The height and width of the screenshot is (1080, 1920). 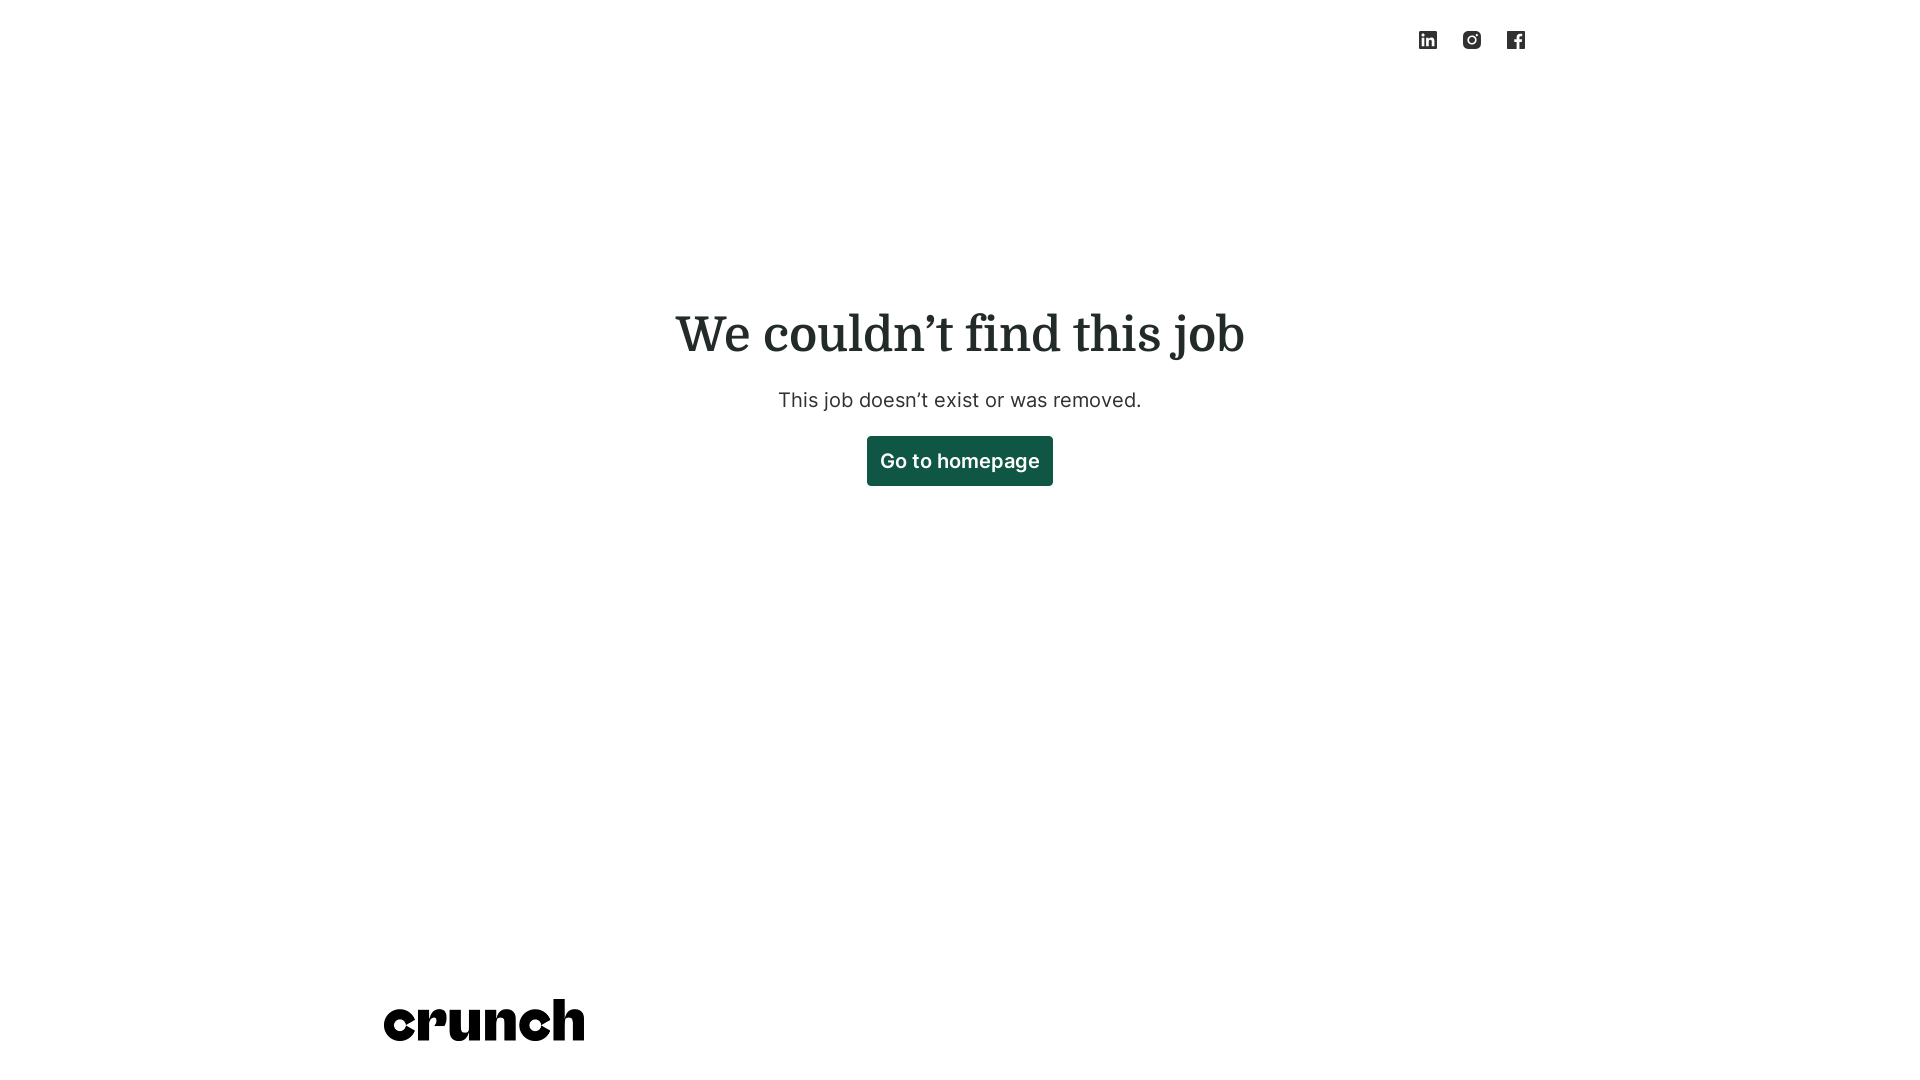 I want to click on 'linkedin', so click(x=1426, y=39).